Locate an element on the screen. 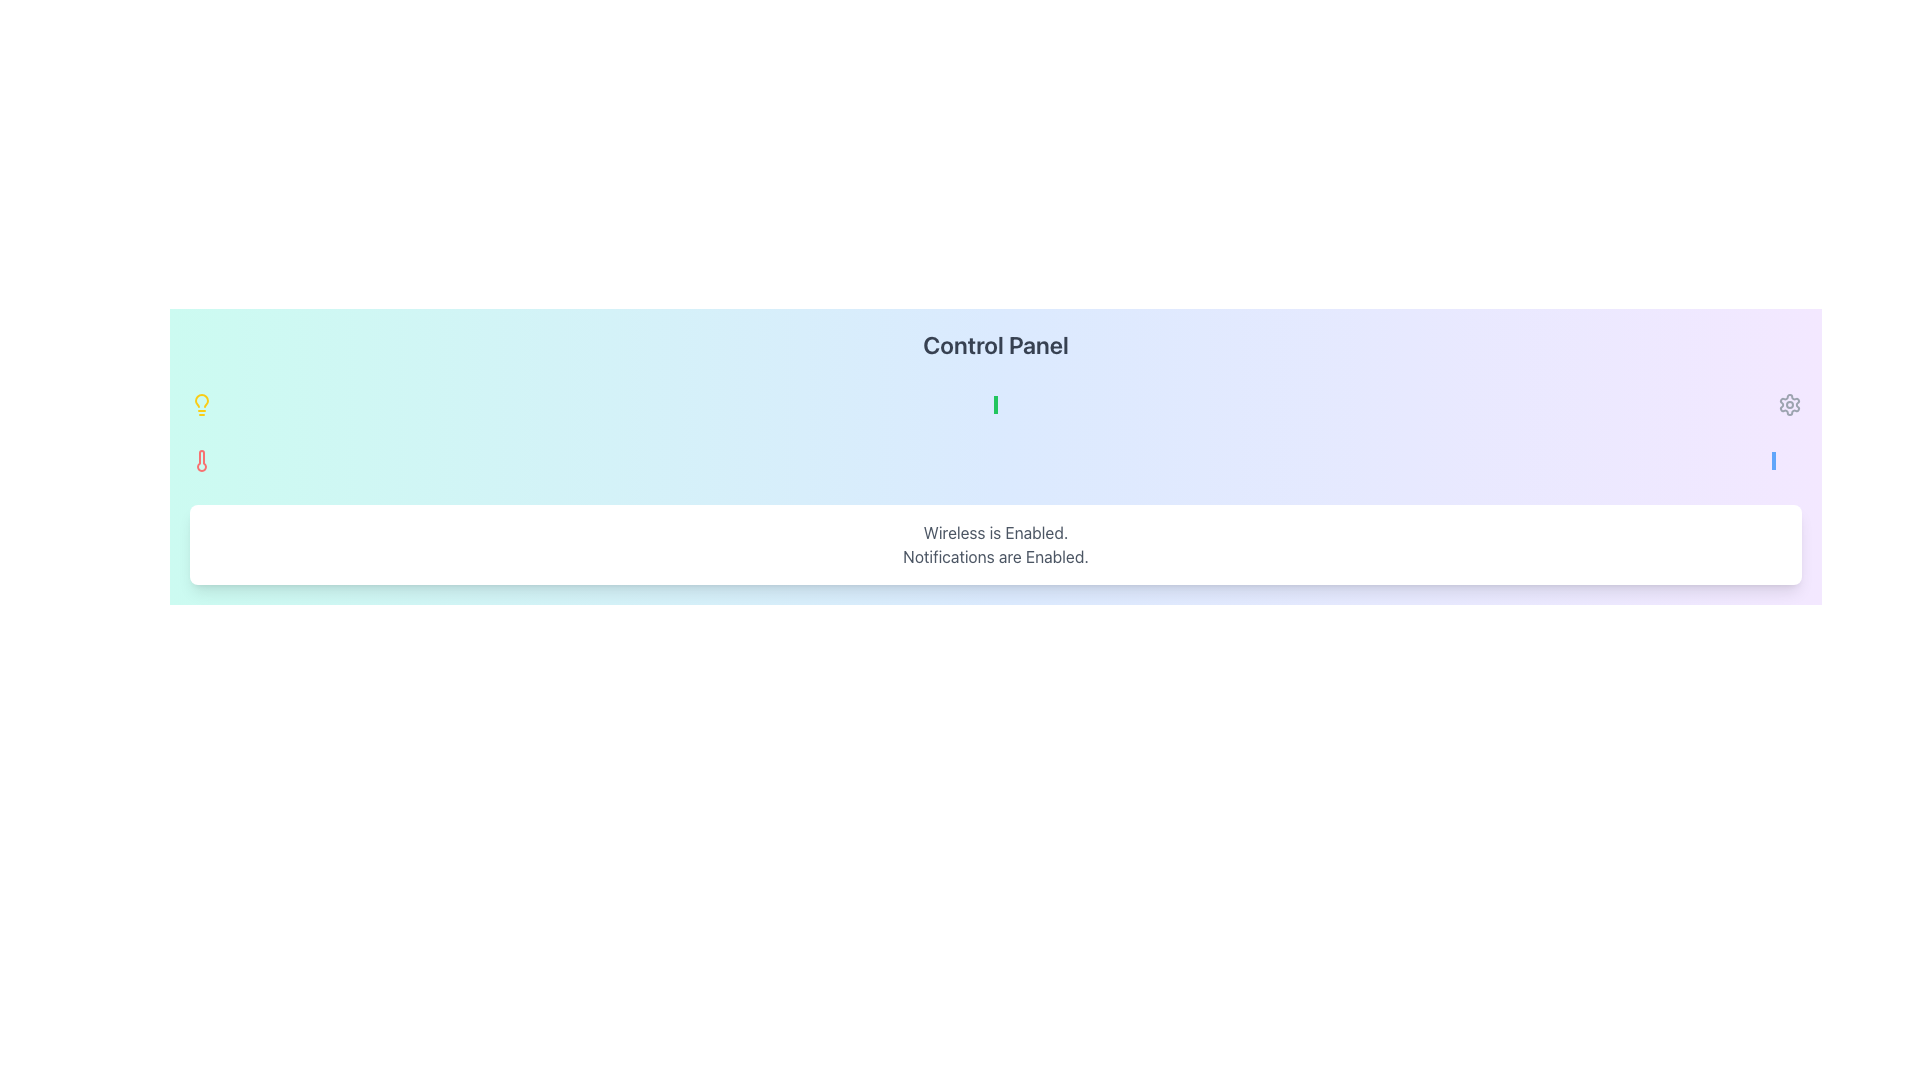  the vertical thermometer icon, which is red and located on the left side of the interface below the light bulb icon is located at coordinates (201, 461).